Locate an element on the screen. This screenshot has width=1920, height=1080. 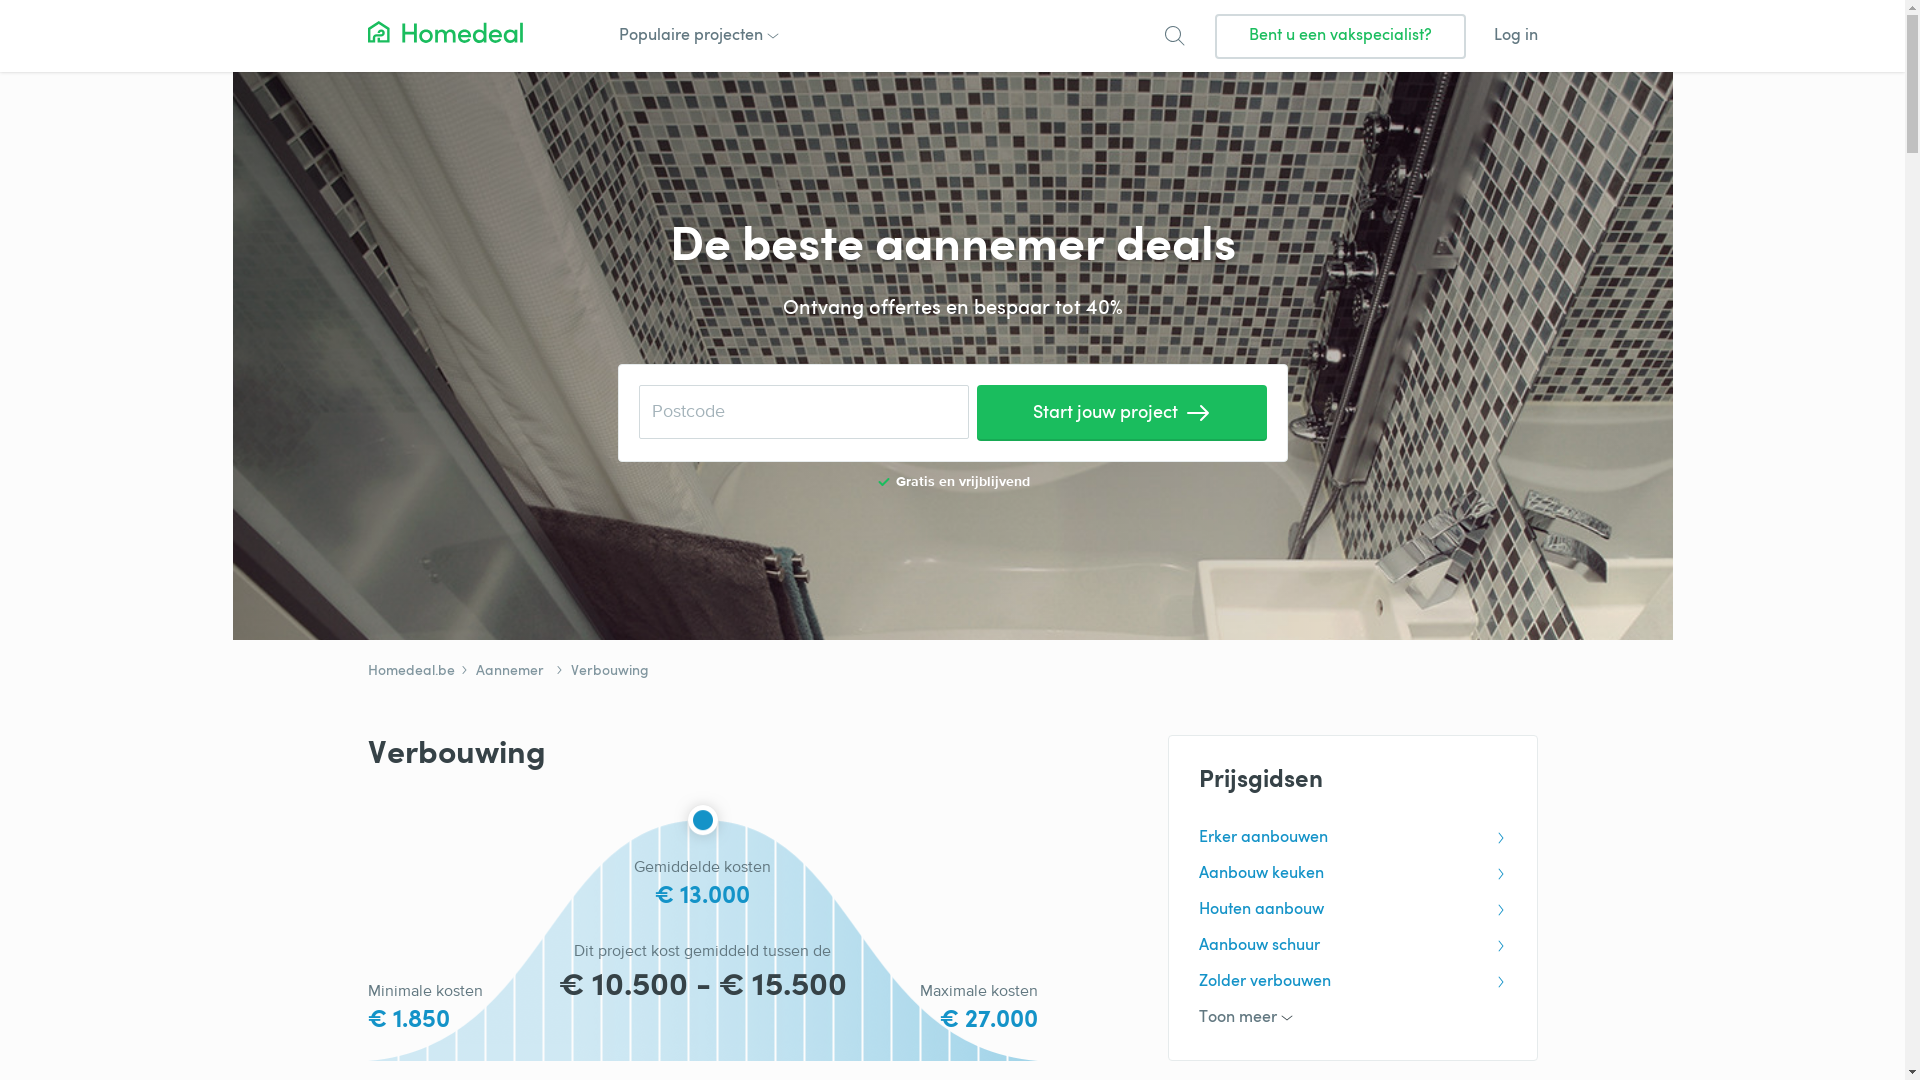
'Start jouw project' is located at coordinates (1121, 411).